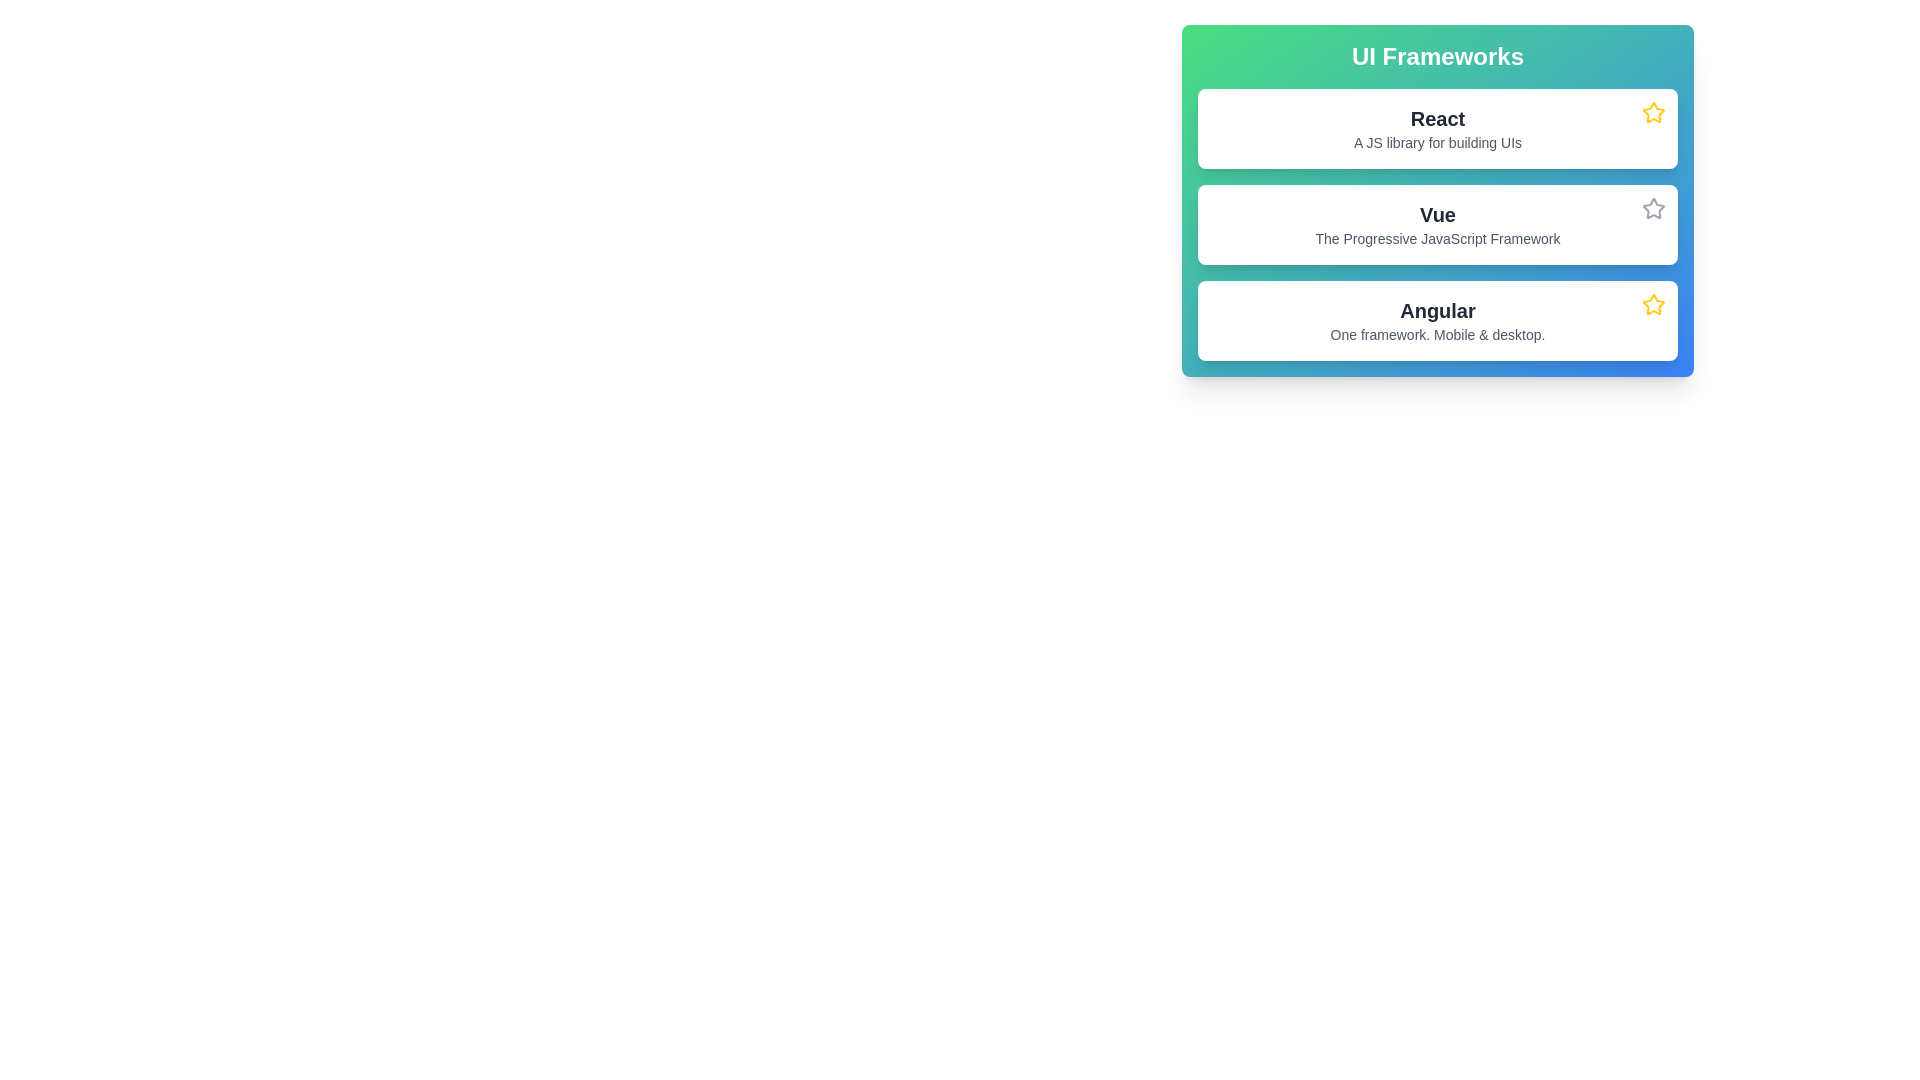 The image size is (1920, 1080). What do you see at coordinates (1654, 112) in the screenshot?
I see `the star icon at the top-right corner of the card for the library 'React'` at bounding box center [1654, 112].